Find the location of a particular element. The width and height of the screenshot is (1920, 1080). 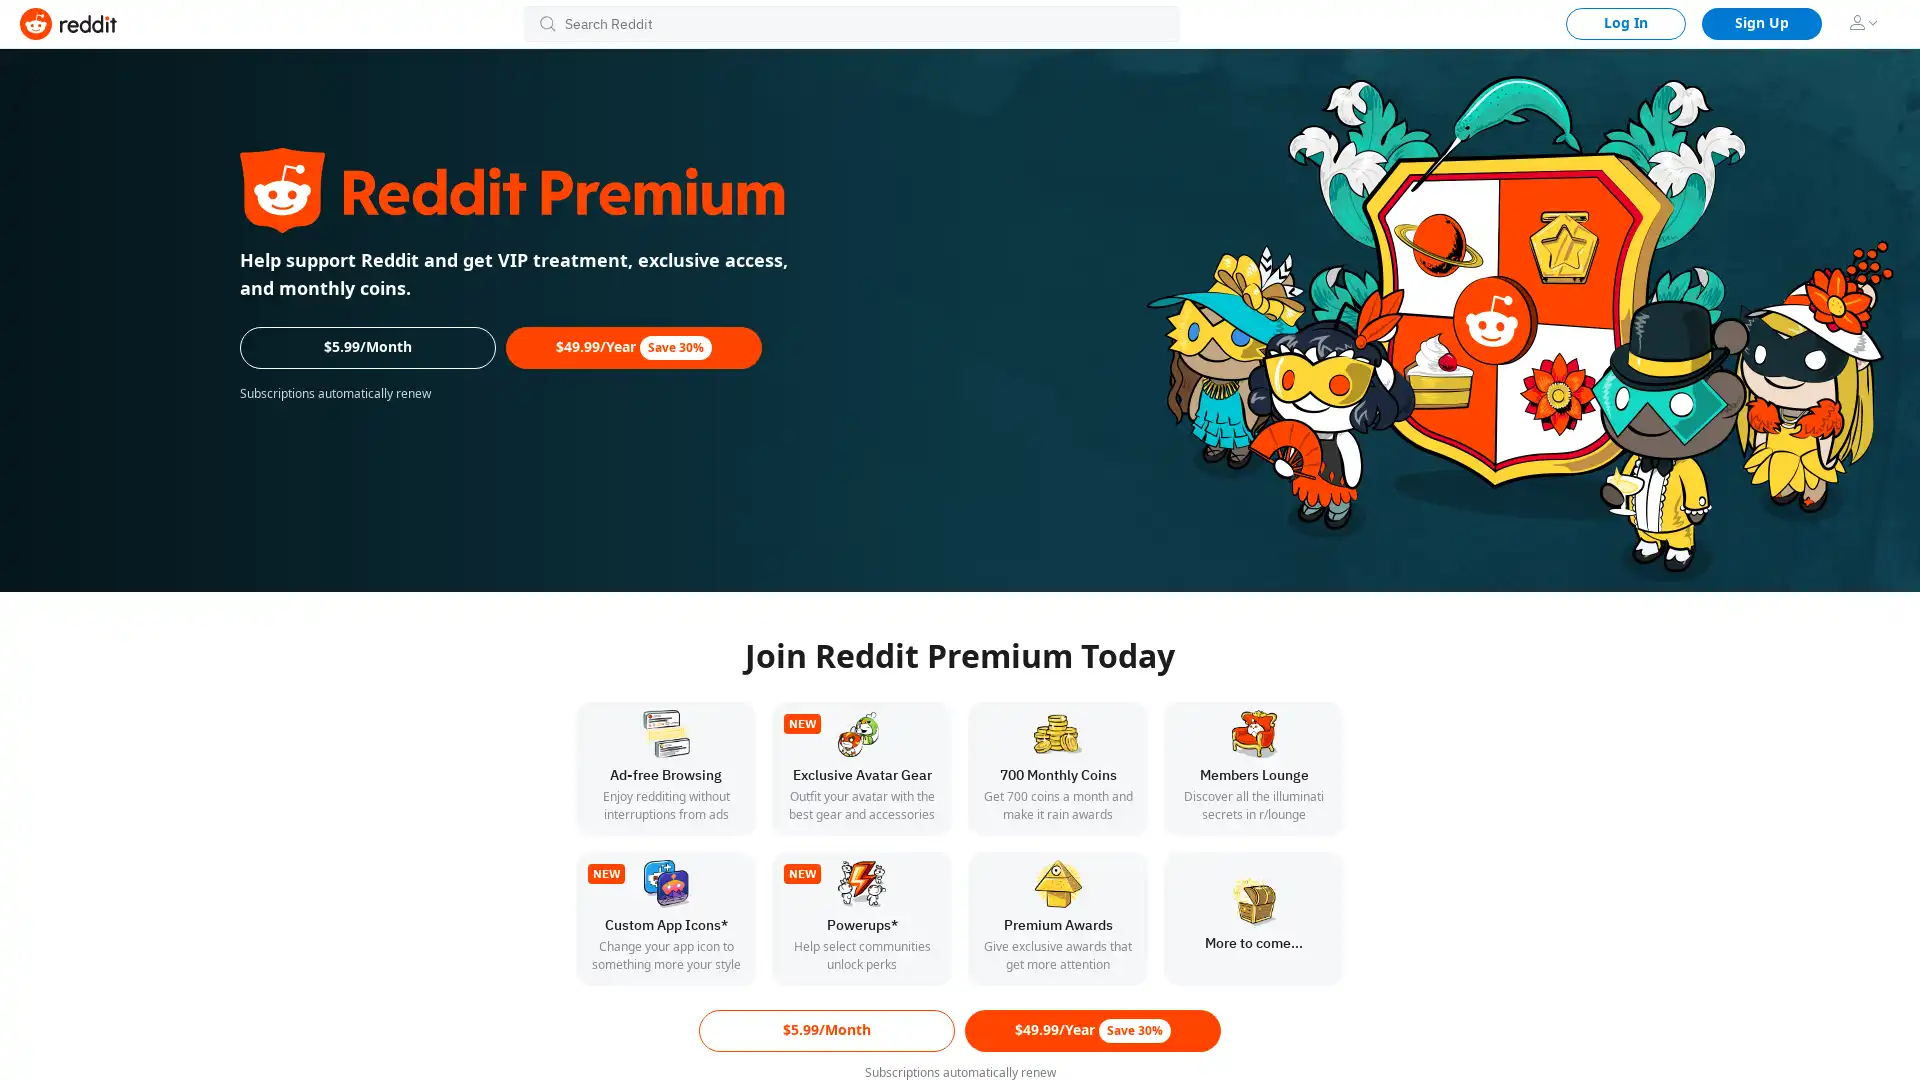

$49.99/YearSave 30% is located at coordinates (632, 346).